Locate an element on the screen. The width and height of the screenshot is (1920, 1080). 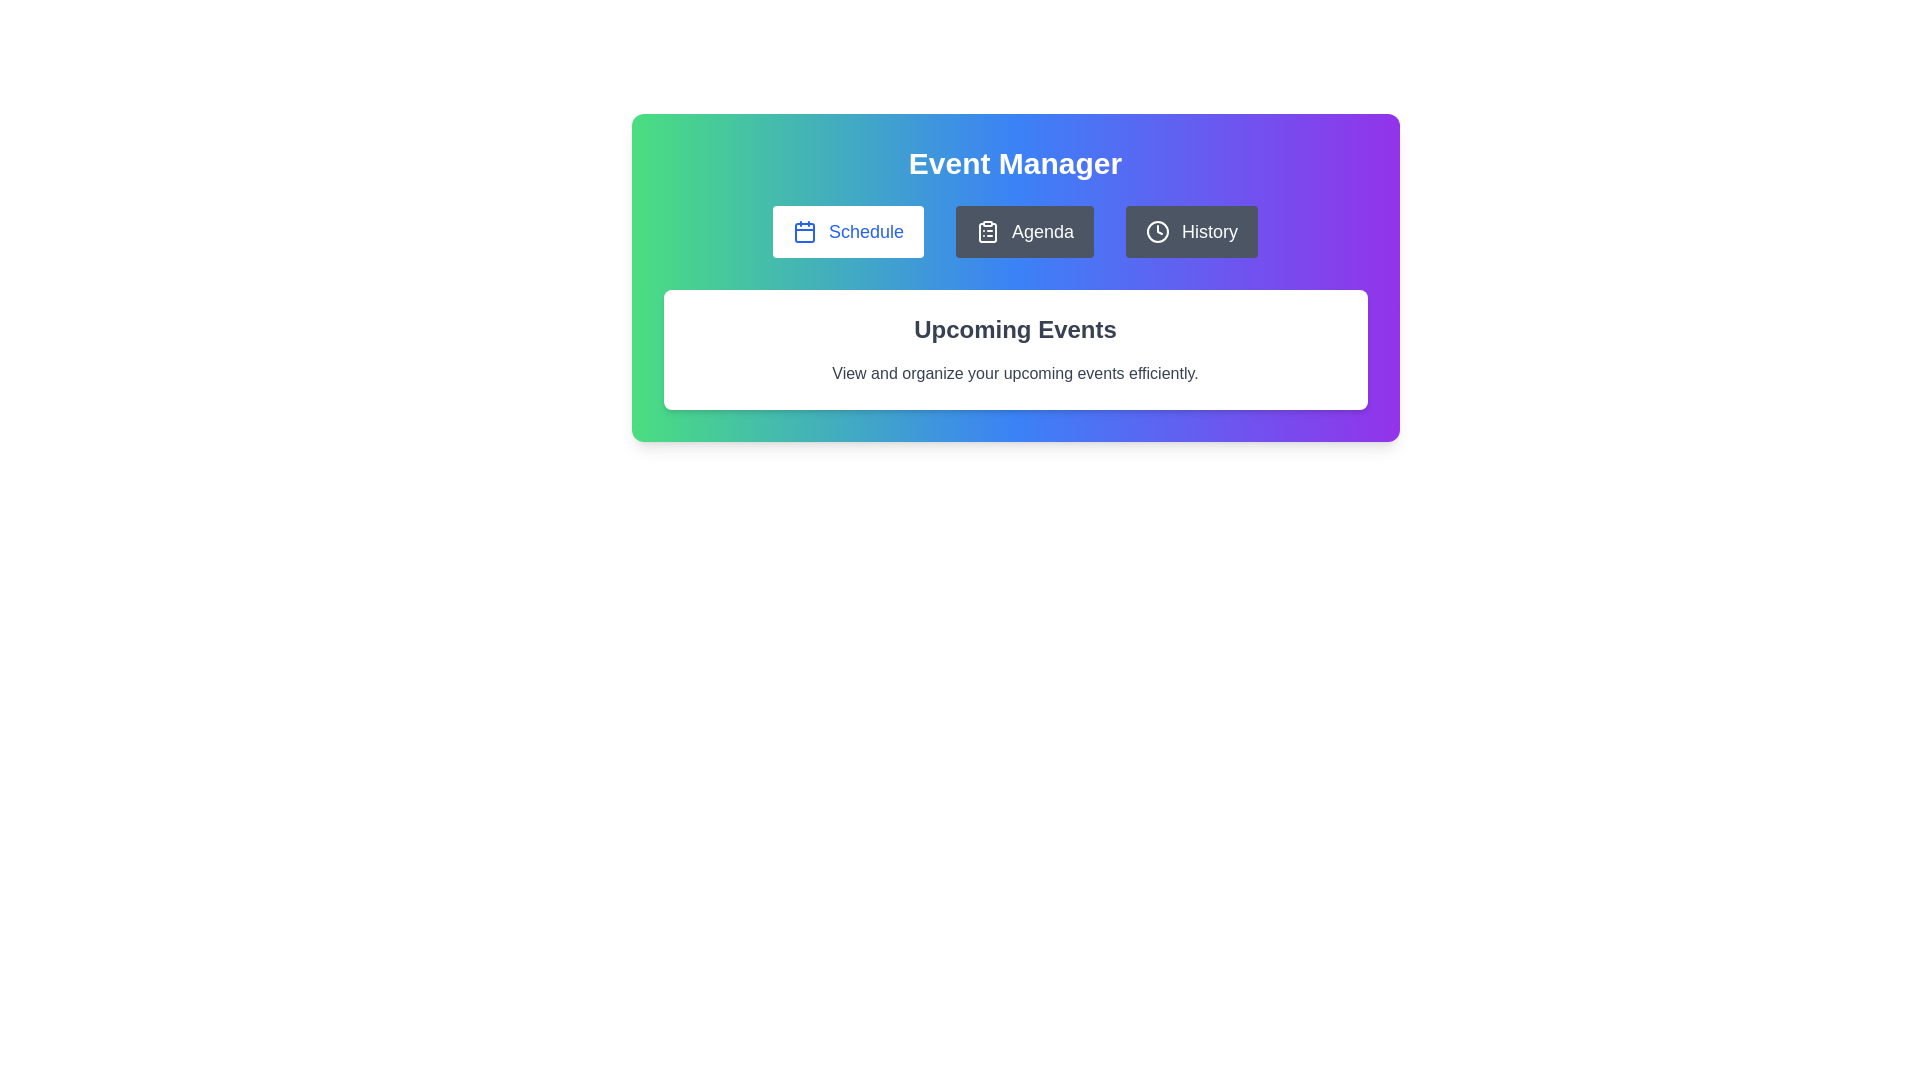
descriptive text located in the 'Upcoming Events' section, positioned directly below the bold header 'Upcoming Events' is located at coordinates (1015, 374).